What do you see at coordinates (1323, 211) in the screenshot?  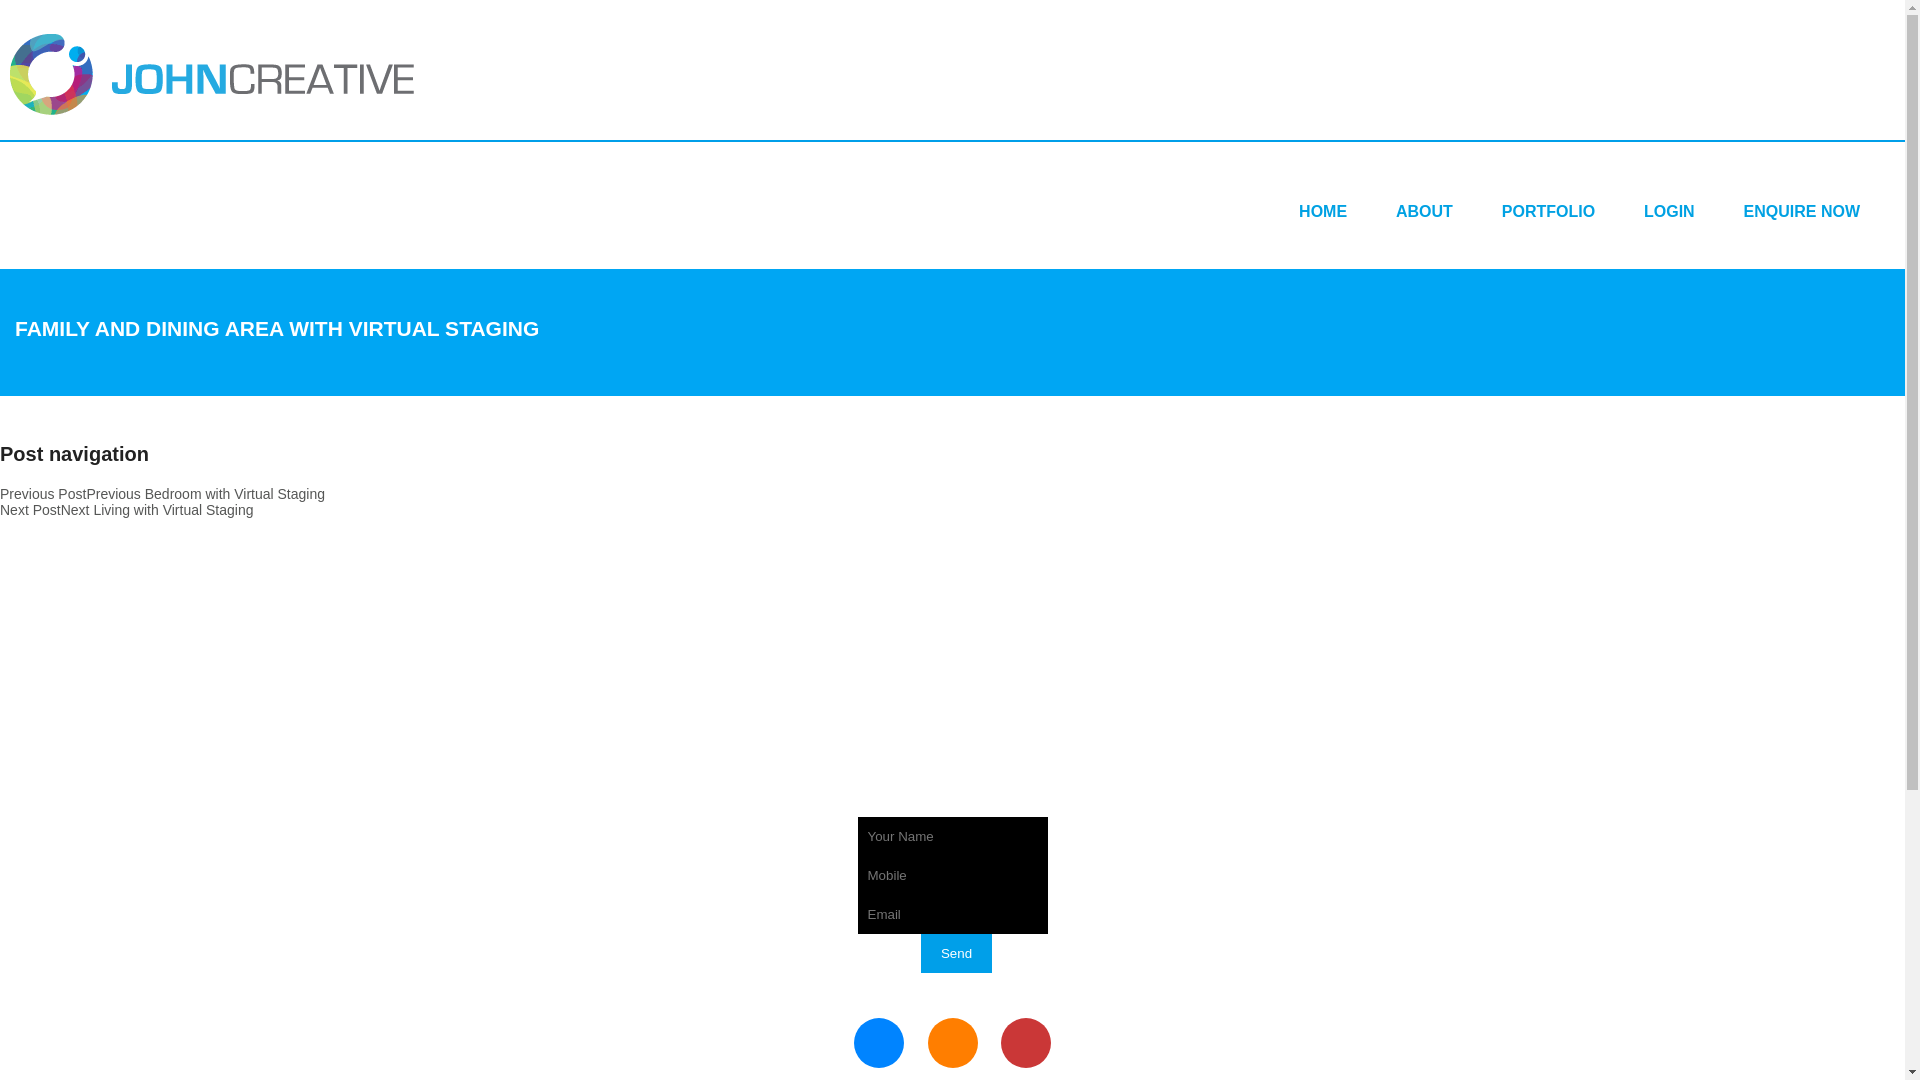 I see `'HOME'` at bounding box center [1323, 211].